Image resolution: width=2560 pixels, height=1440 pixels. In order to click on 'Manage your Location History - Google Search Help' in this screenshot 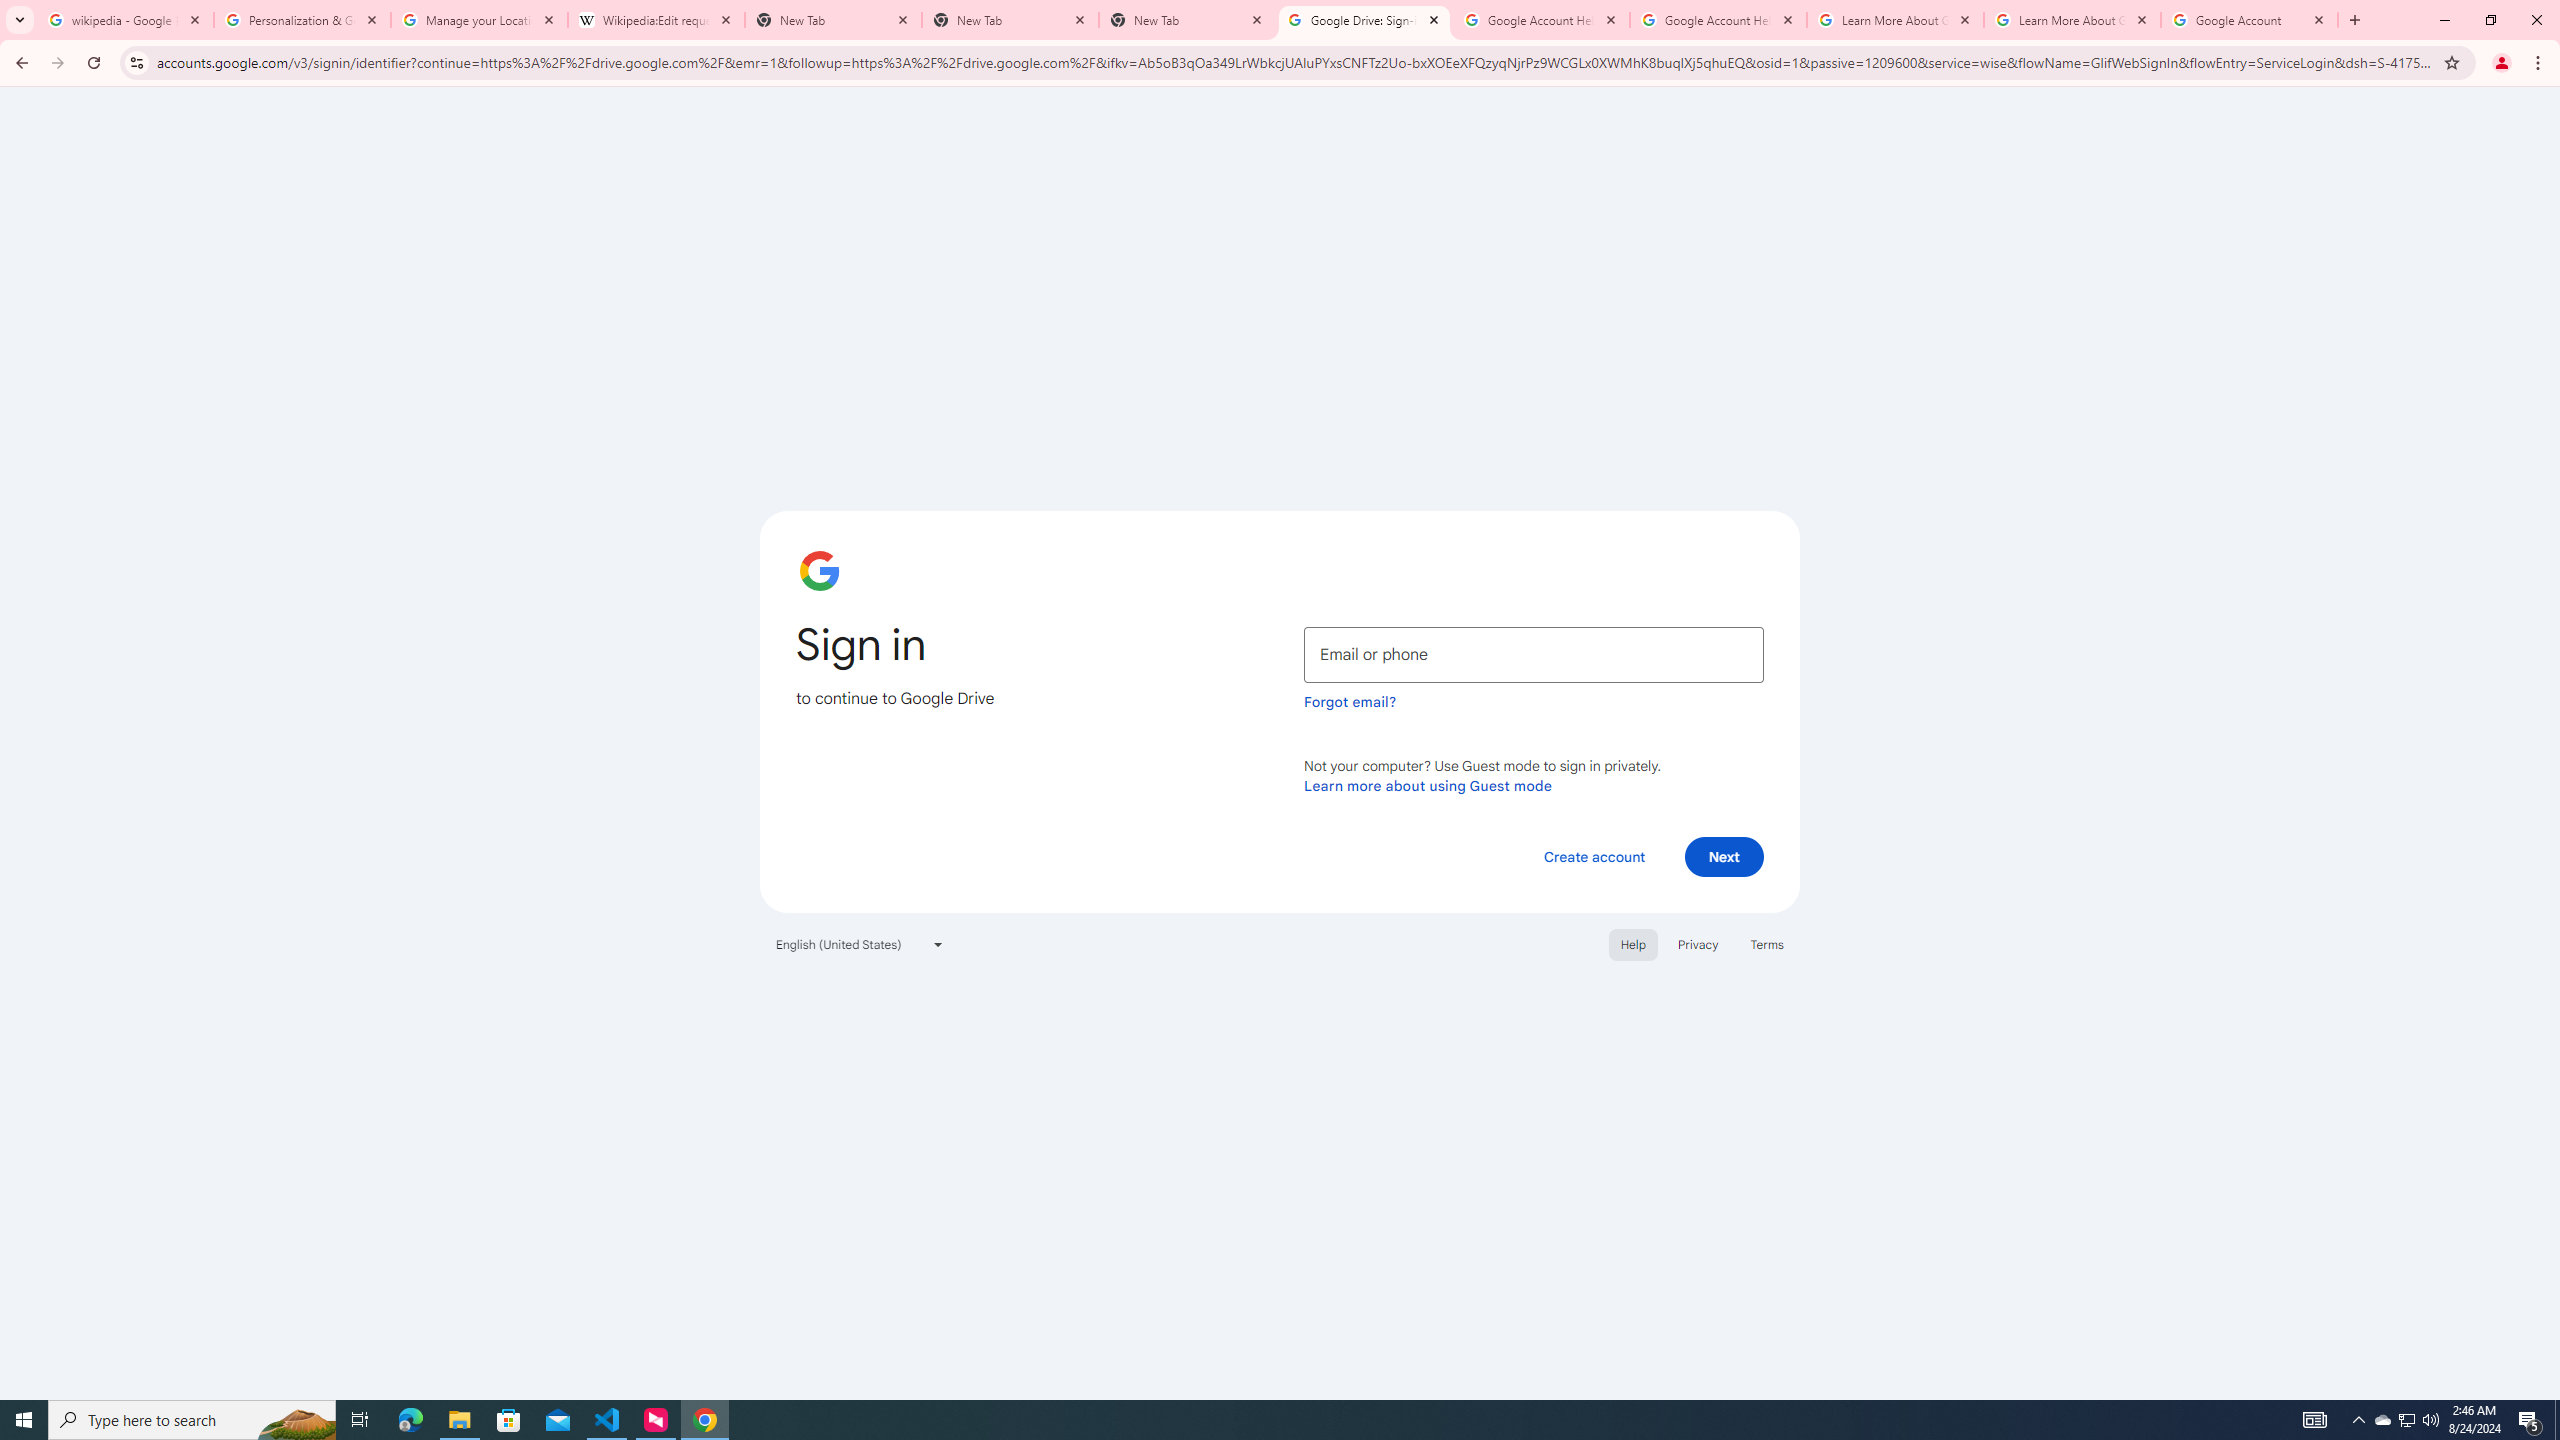, I will do `click(477, 19)`.